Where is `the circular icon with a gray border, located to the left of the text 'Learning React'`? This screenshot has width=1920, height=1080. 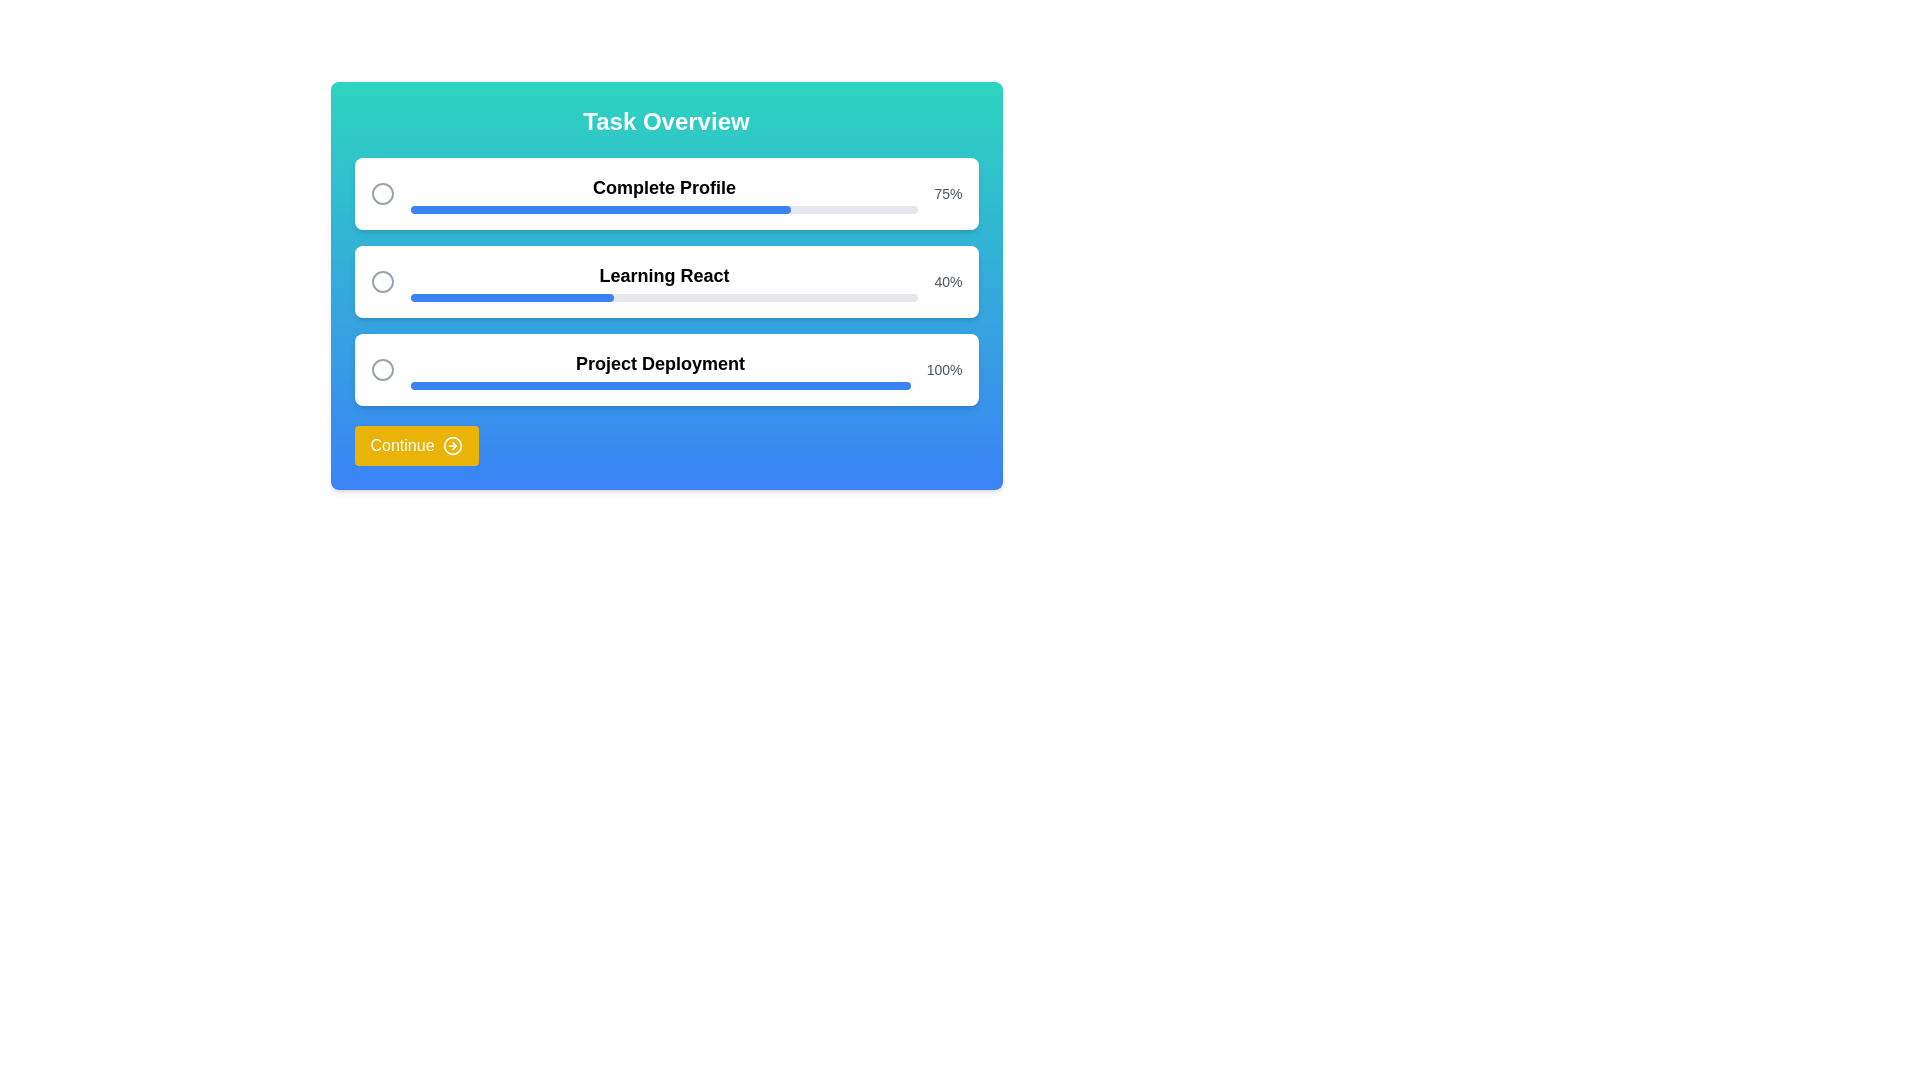 the circular icon with a gray border, located to the left of the text 'Learning React' is located at coordinates (382, 281).